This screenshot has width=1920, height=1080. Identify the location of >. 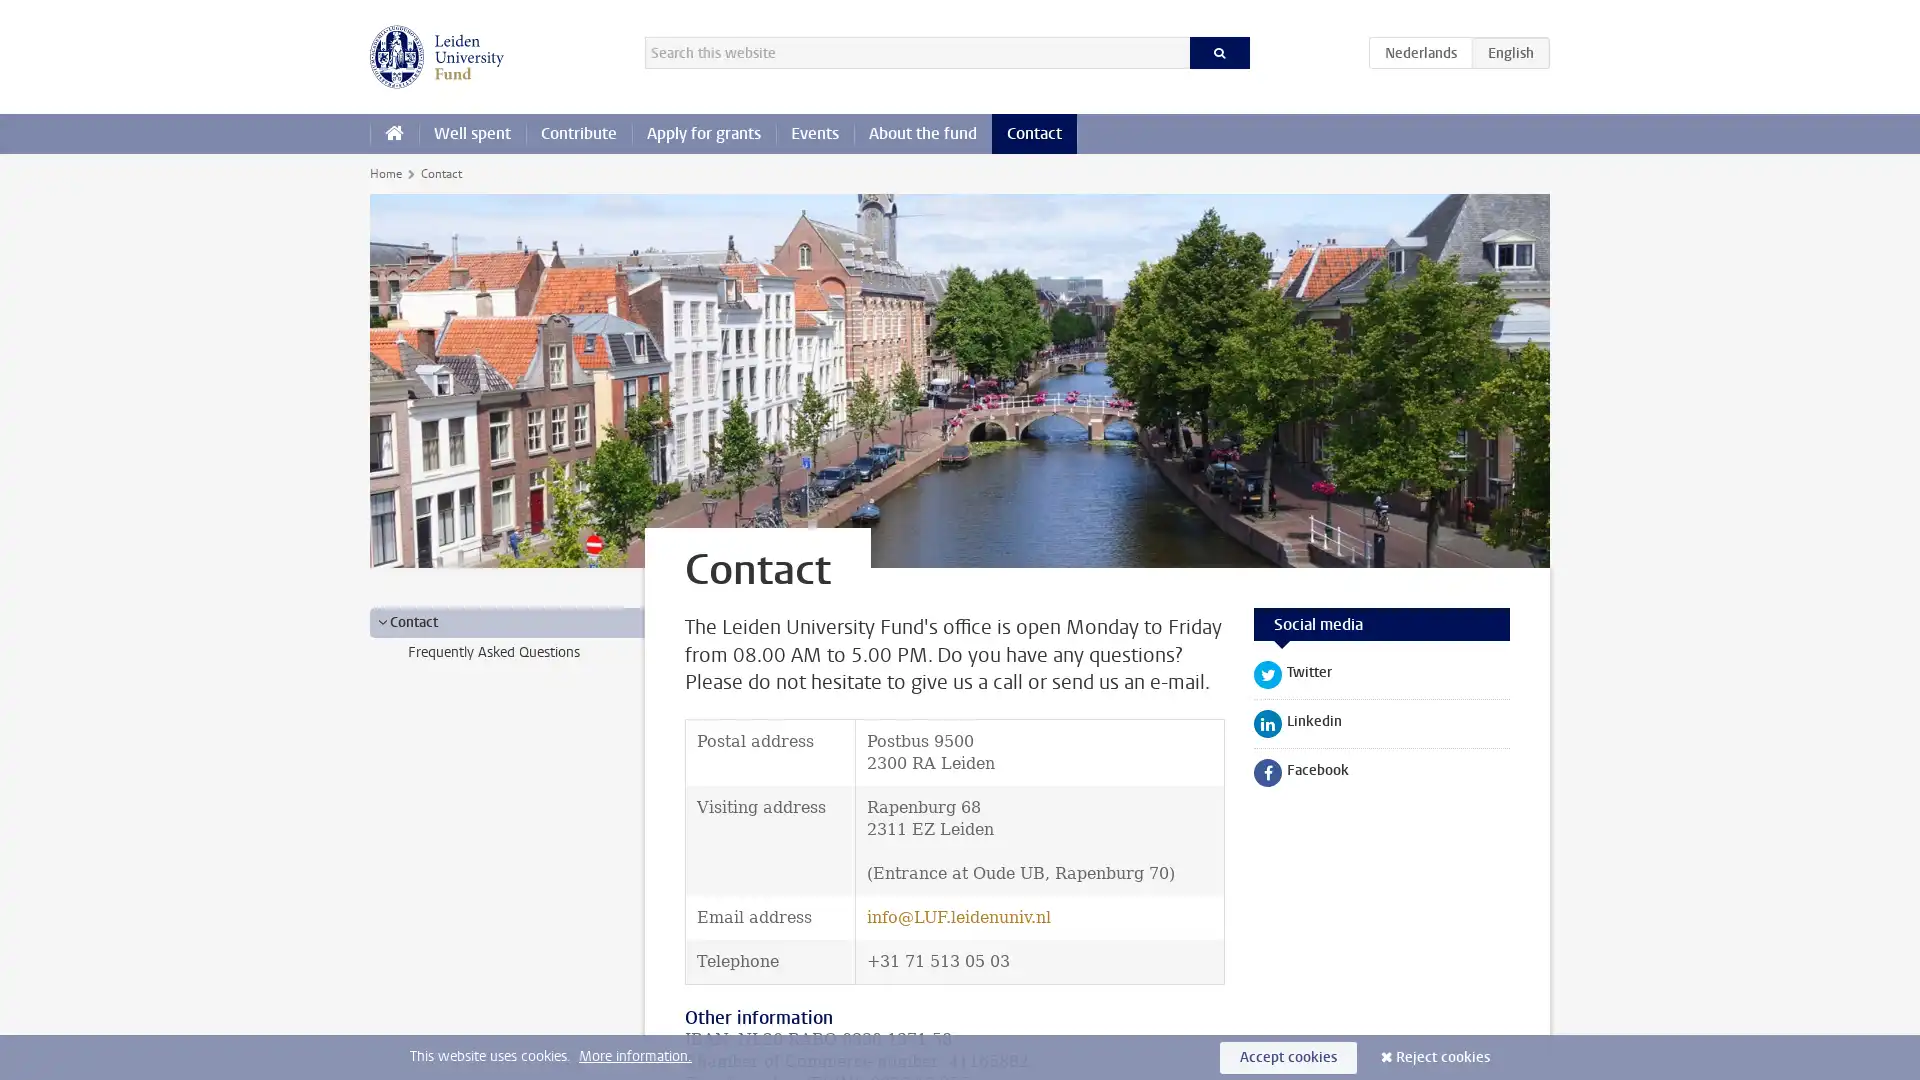
(382, 620).